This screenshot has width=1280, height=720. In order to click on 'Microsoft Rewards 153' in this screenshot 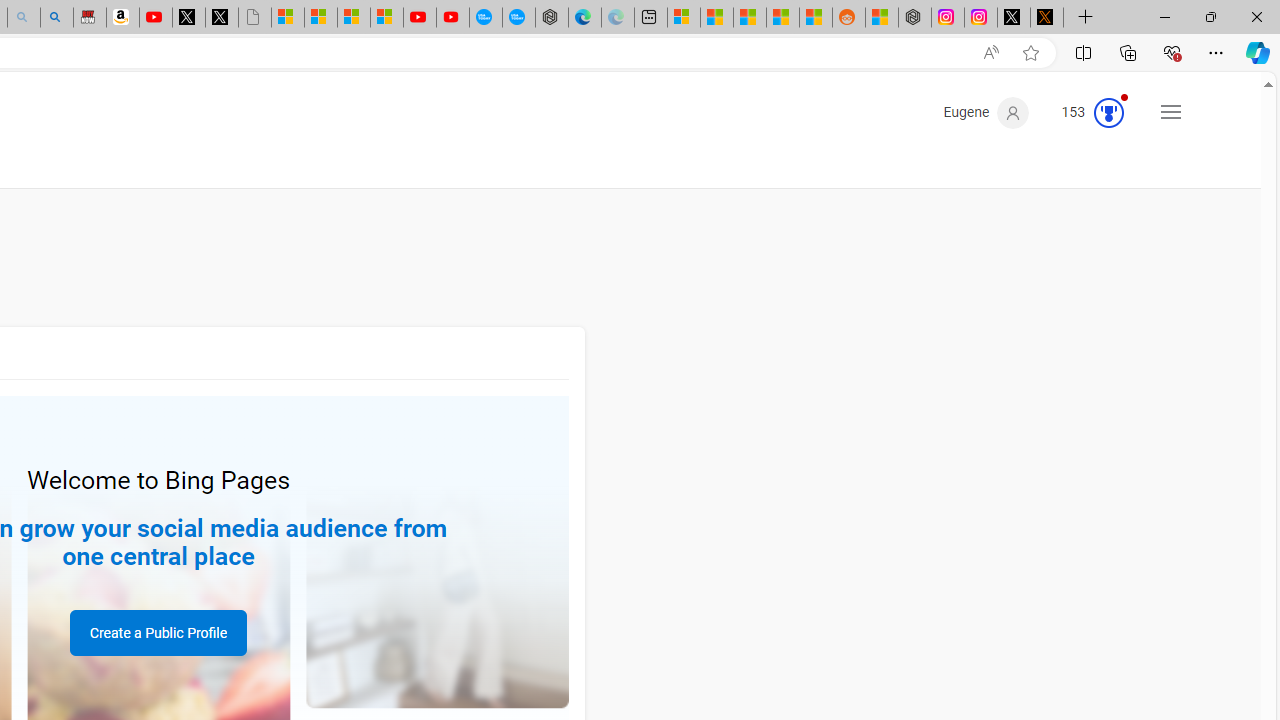, I will do `click(1083, 113)`.